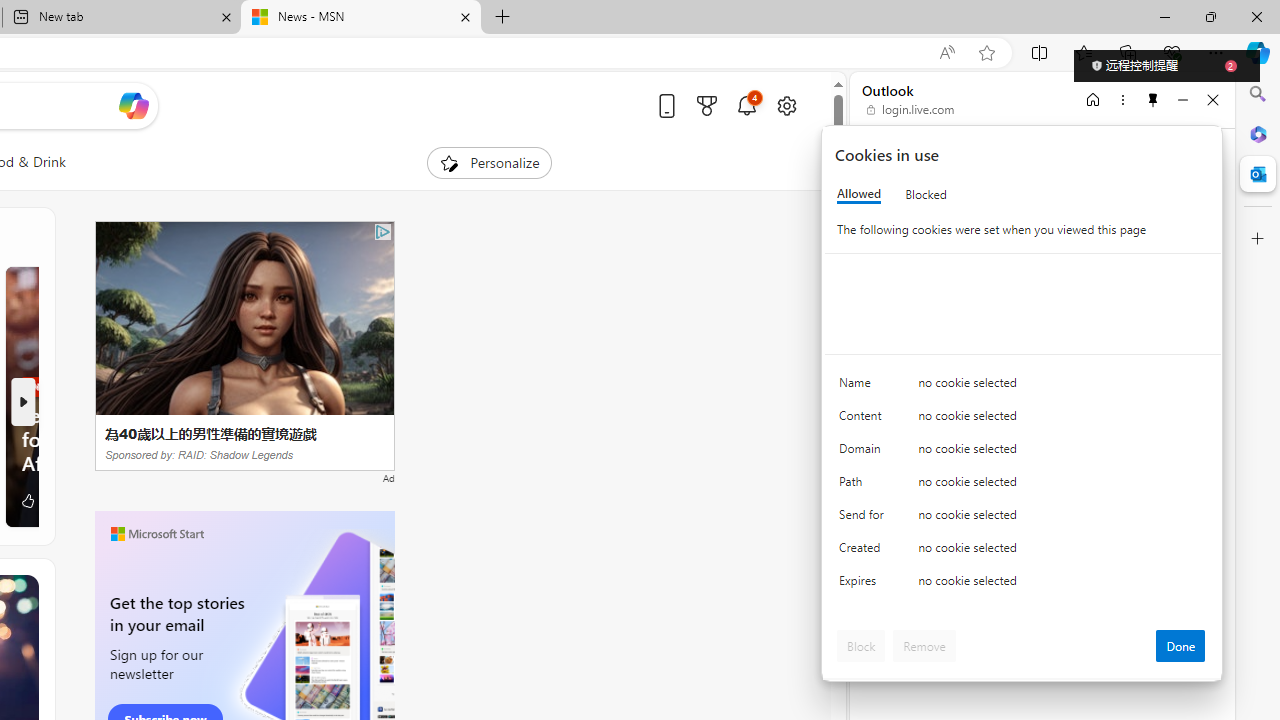 The image size is (1280, 720). Describe the element at coordinates (910, 110) in the screenshot. I see `'login.live.com'` at that location.